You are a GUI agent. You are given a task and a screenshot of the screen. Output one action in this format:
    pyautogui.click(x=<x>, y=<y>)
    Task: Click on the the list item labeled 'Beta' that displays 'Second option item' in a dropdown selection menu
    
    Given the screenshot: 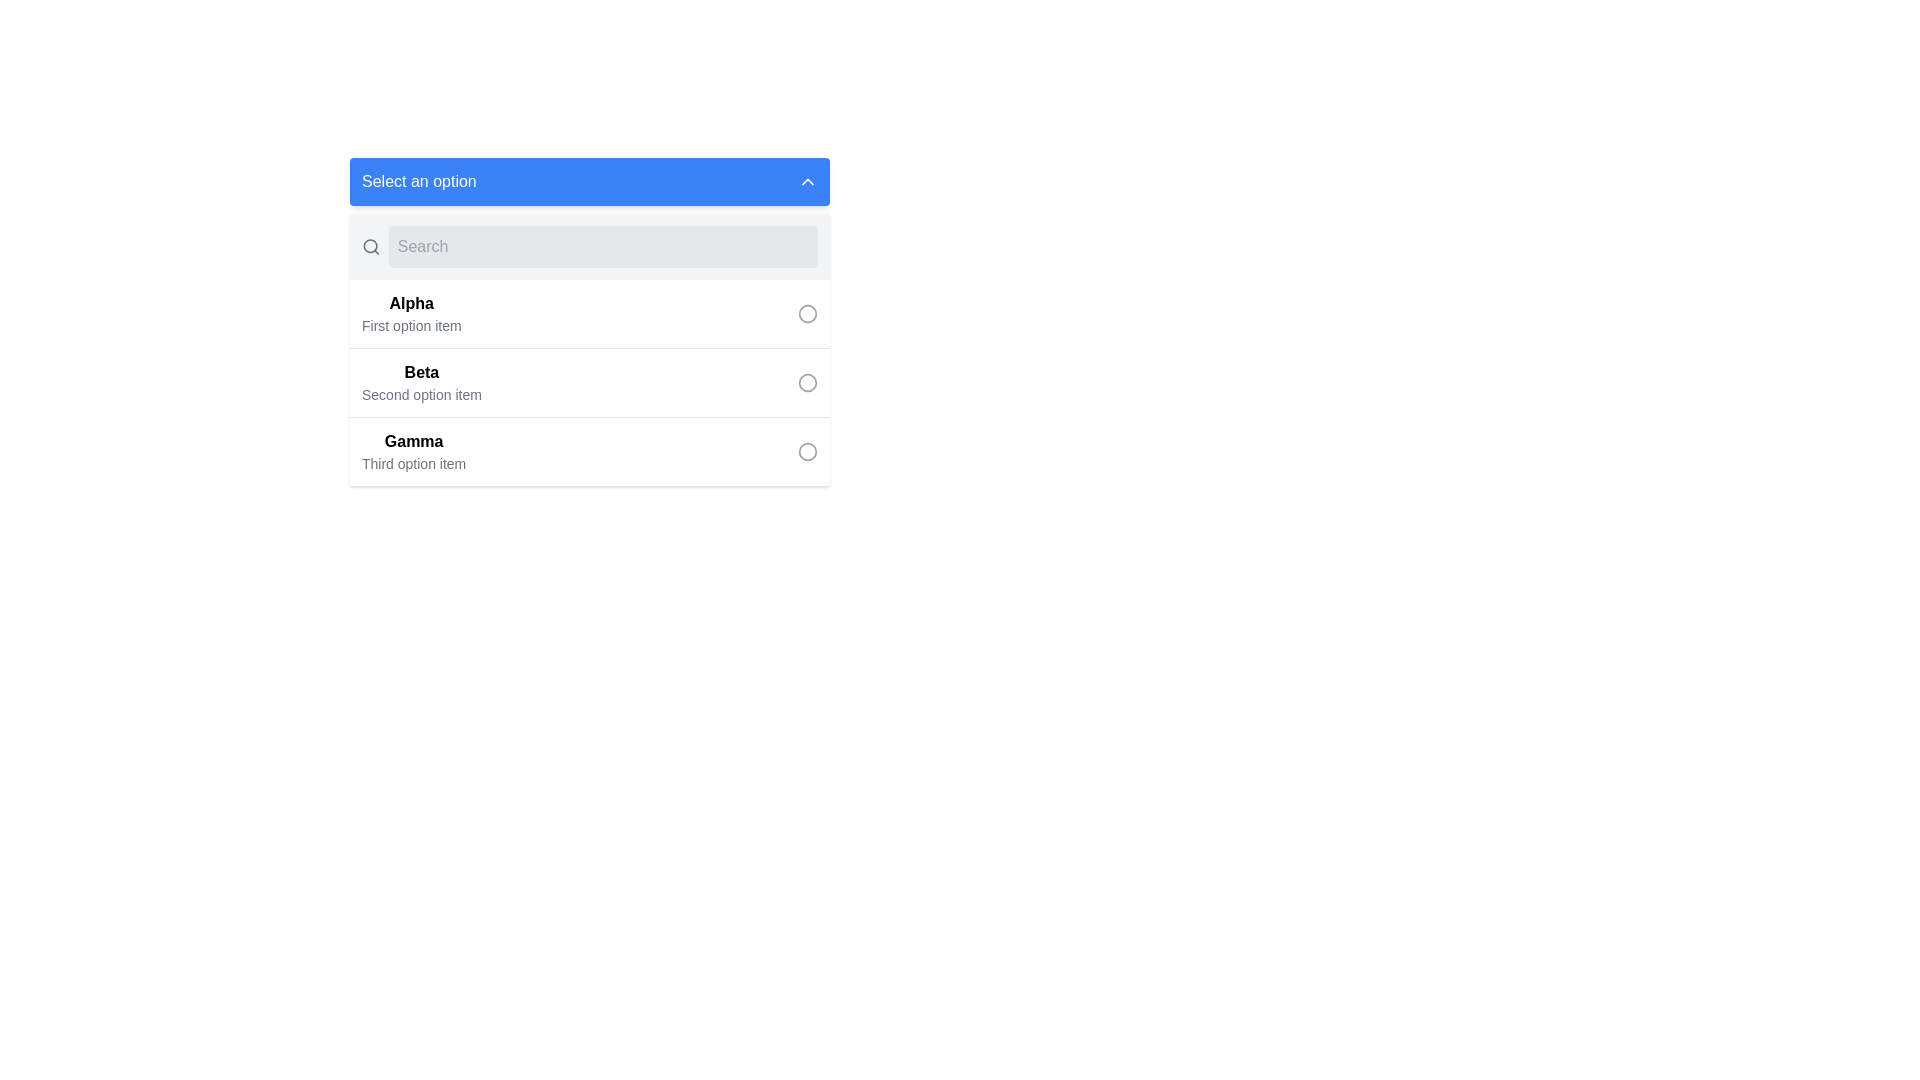 What is the action you would take?
    pyautogui.click(x=421, y=382)
    